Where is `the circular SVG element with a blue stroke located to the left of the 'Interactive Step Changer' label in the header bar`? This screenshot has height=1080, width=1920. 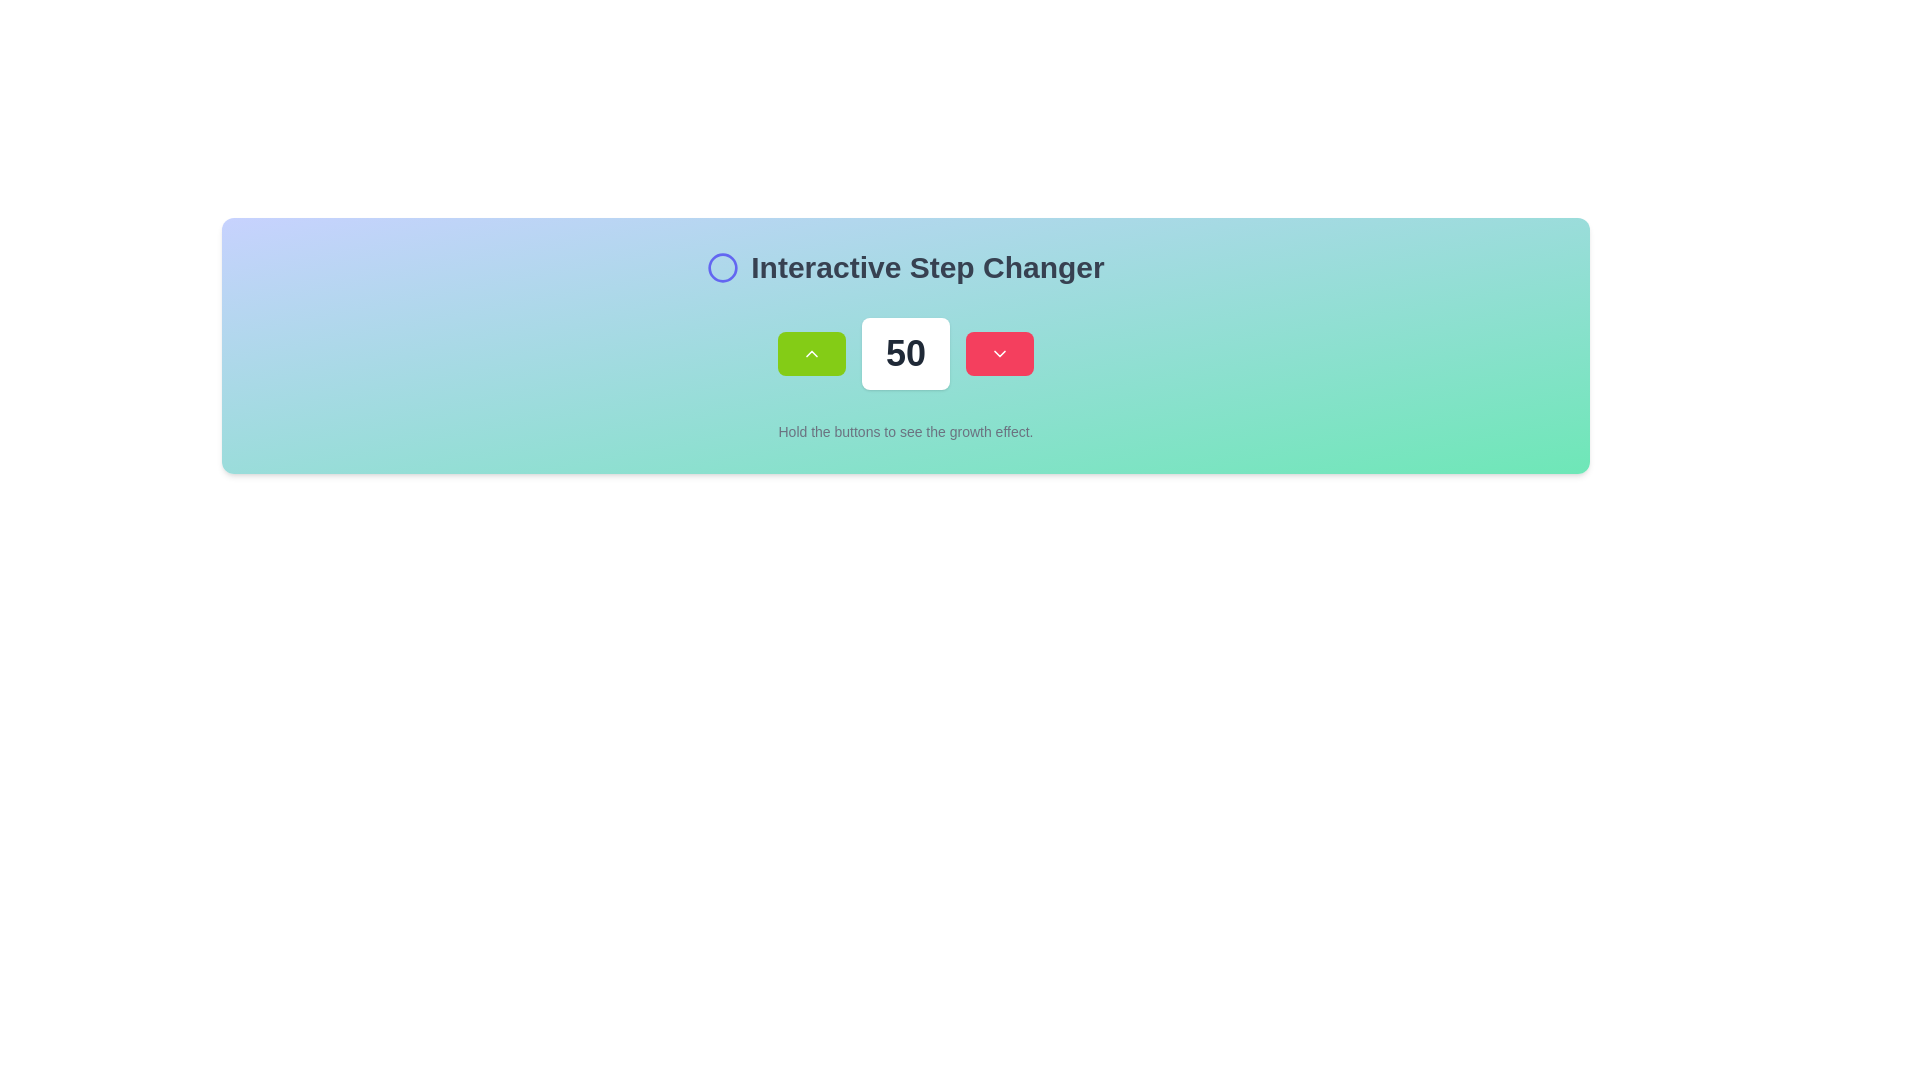 the circular SVG element with a blue stroke located to the left of the 'Interactive Step Changer' label in the header bar is located at coordinates (722, 266).